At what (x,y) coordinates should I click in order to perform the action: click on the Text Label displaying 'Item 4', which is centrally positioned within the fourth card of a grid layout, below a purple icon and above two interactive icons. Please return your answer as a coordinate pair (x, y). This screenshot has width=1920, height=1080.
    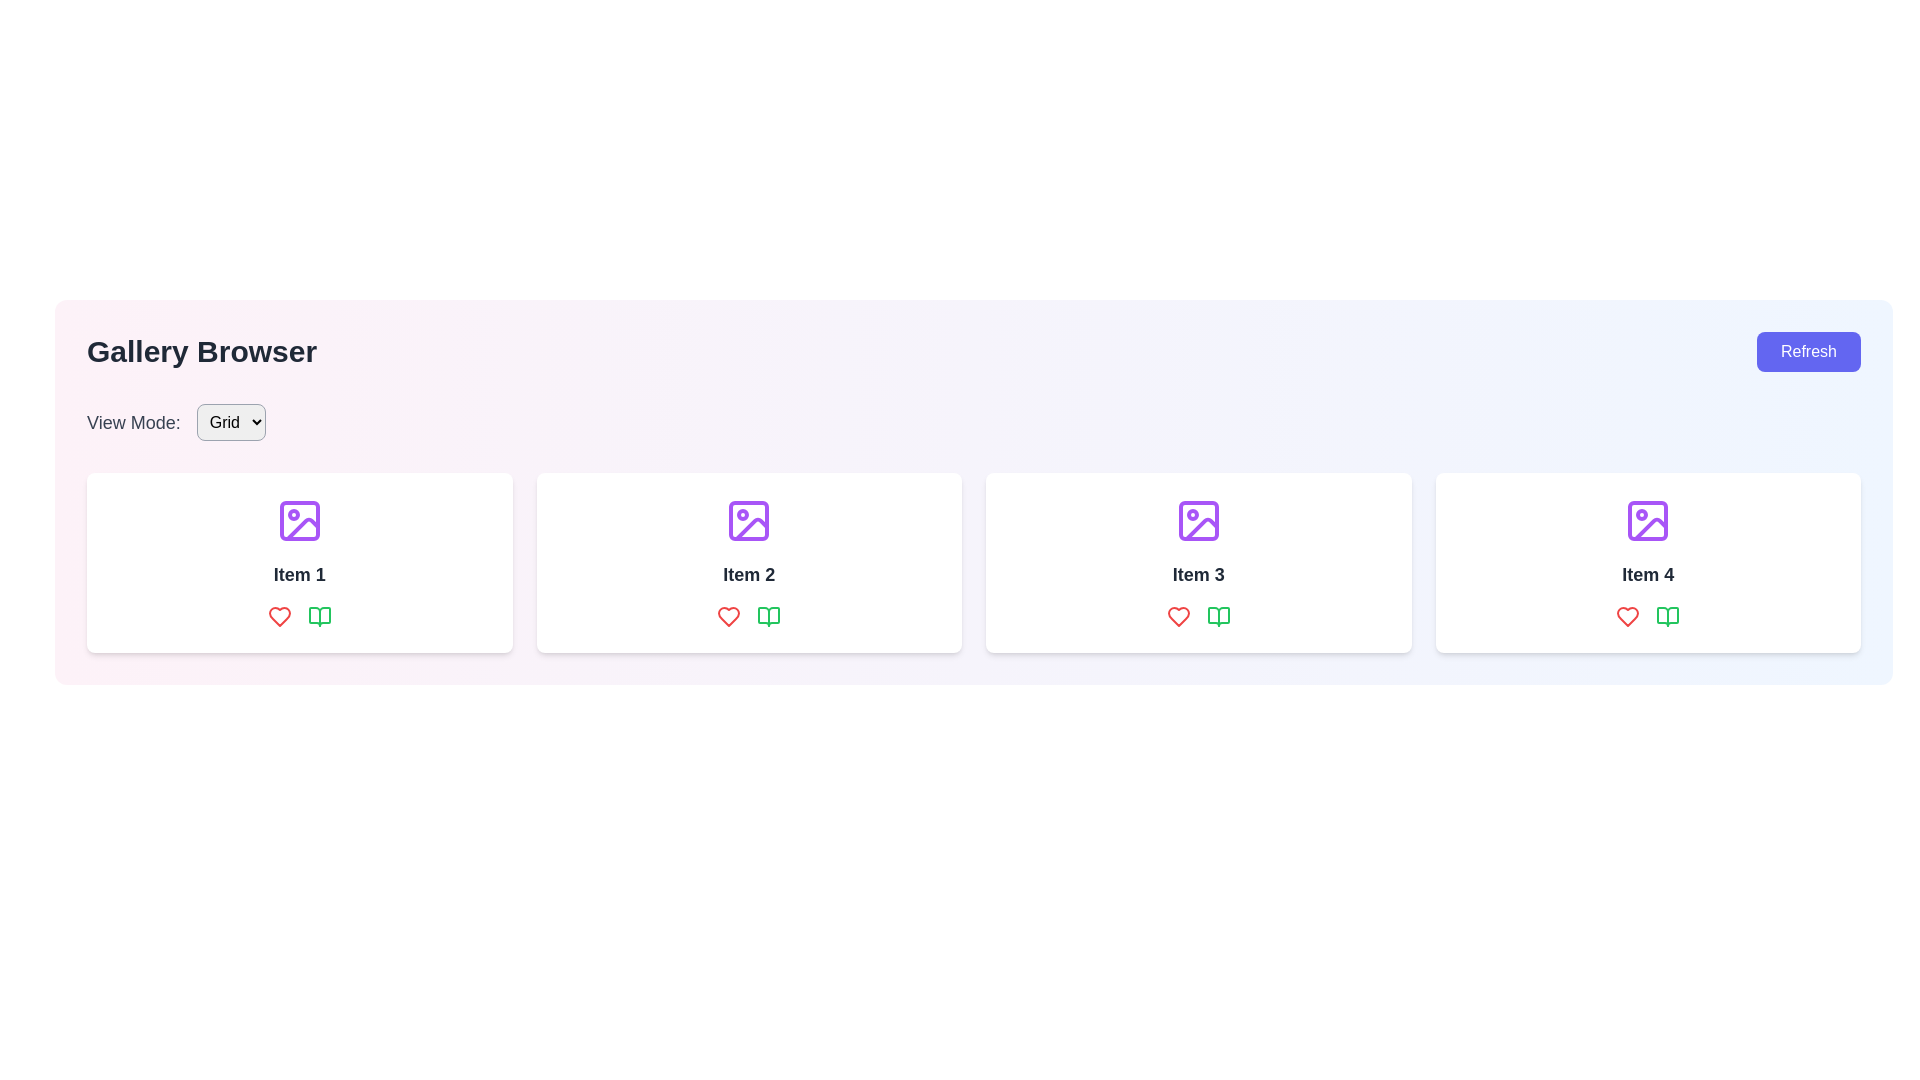
    Looking at the image, I should click on (1648, 574).